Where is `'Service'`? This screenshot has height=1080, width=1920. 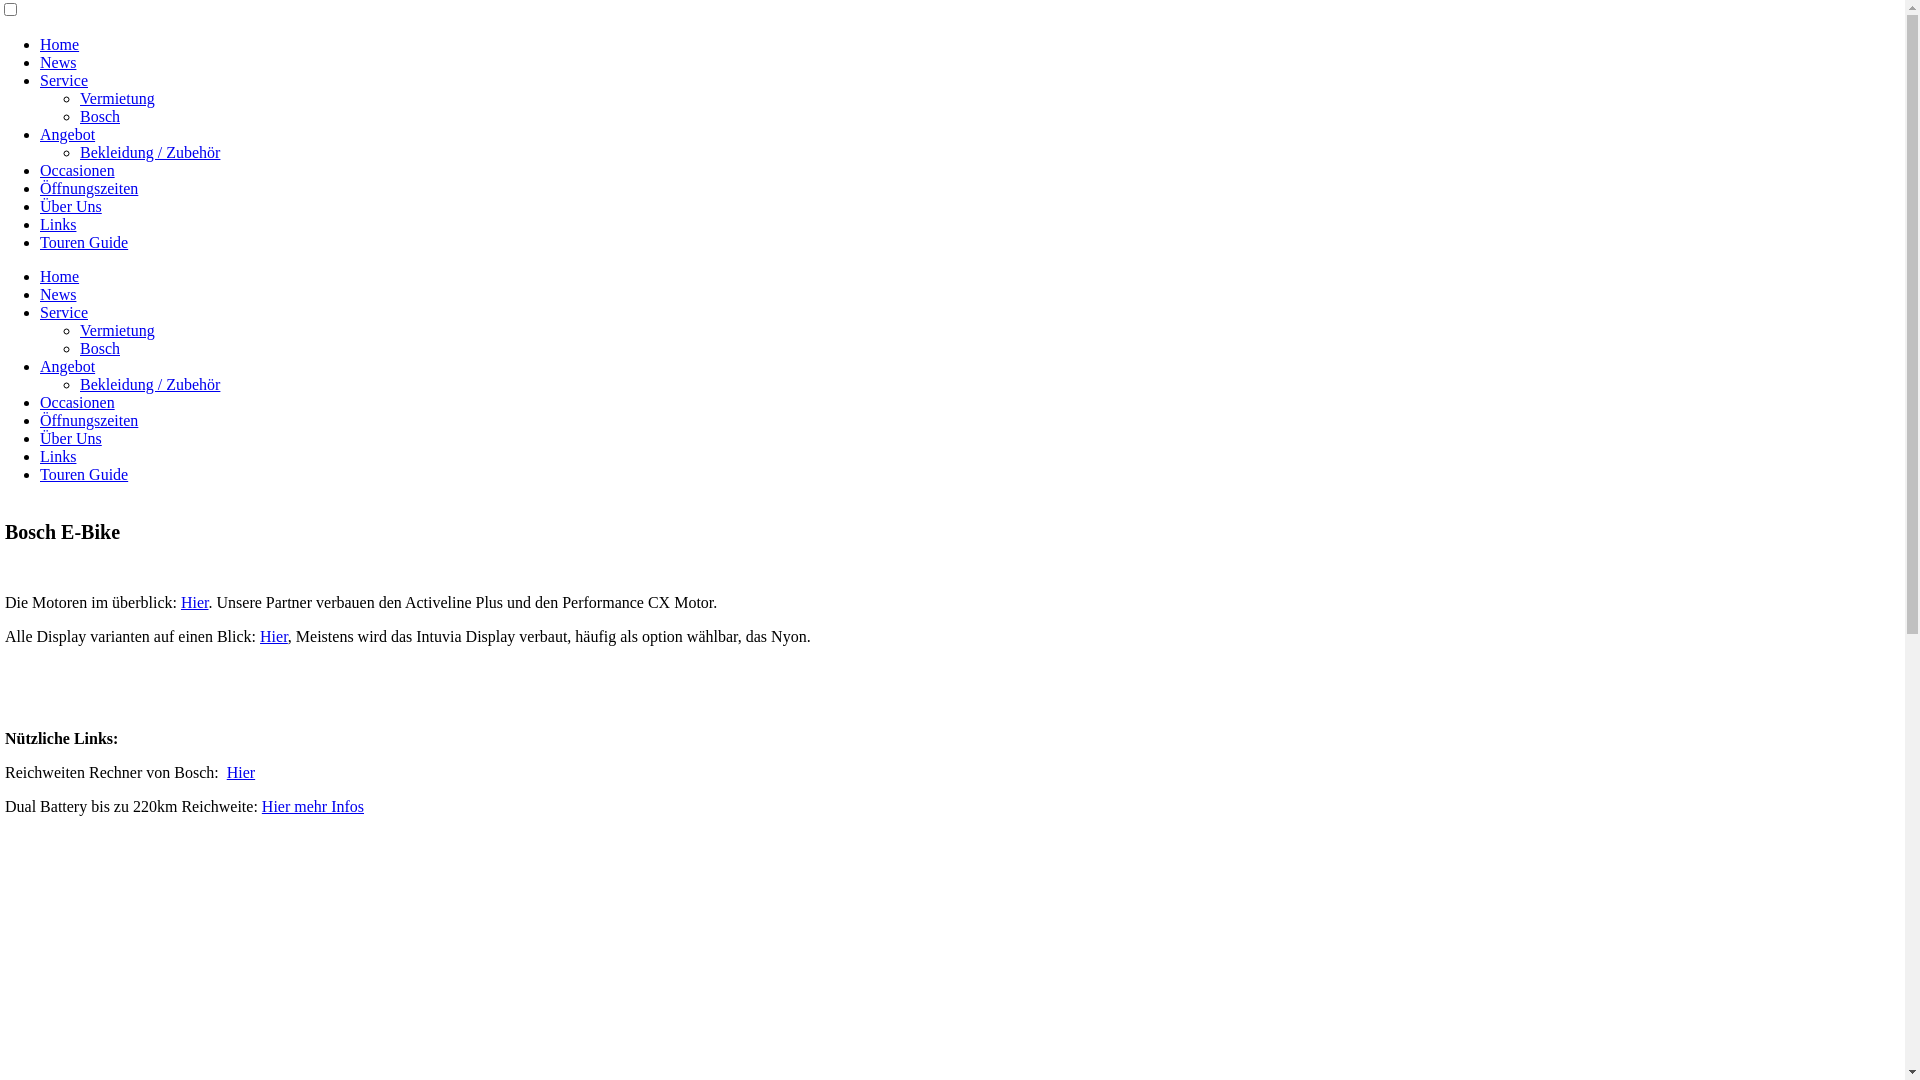
'Service' is located at coordinates (63, 312).